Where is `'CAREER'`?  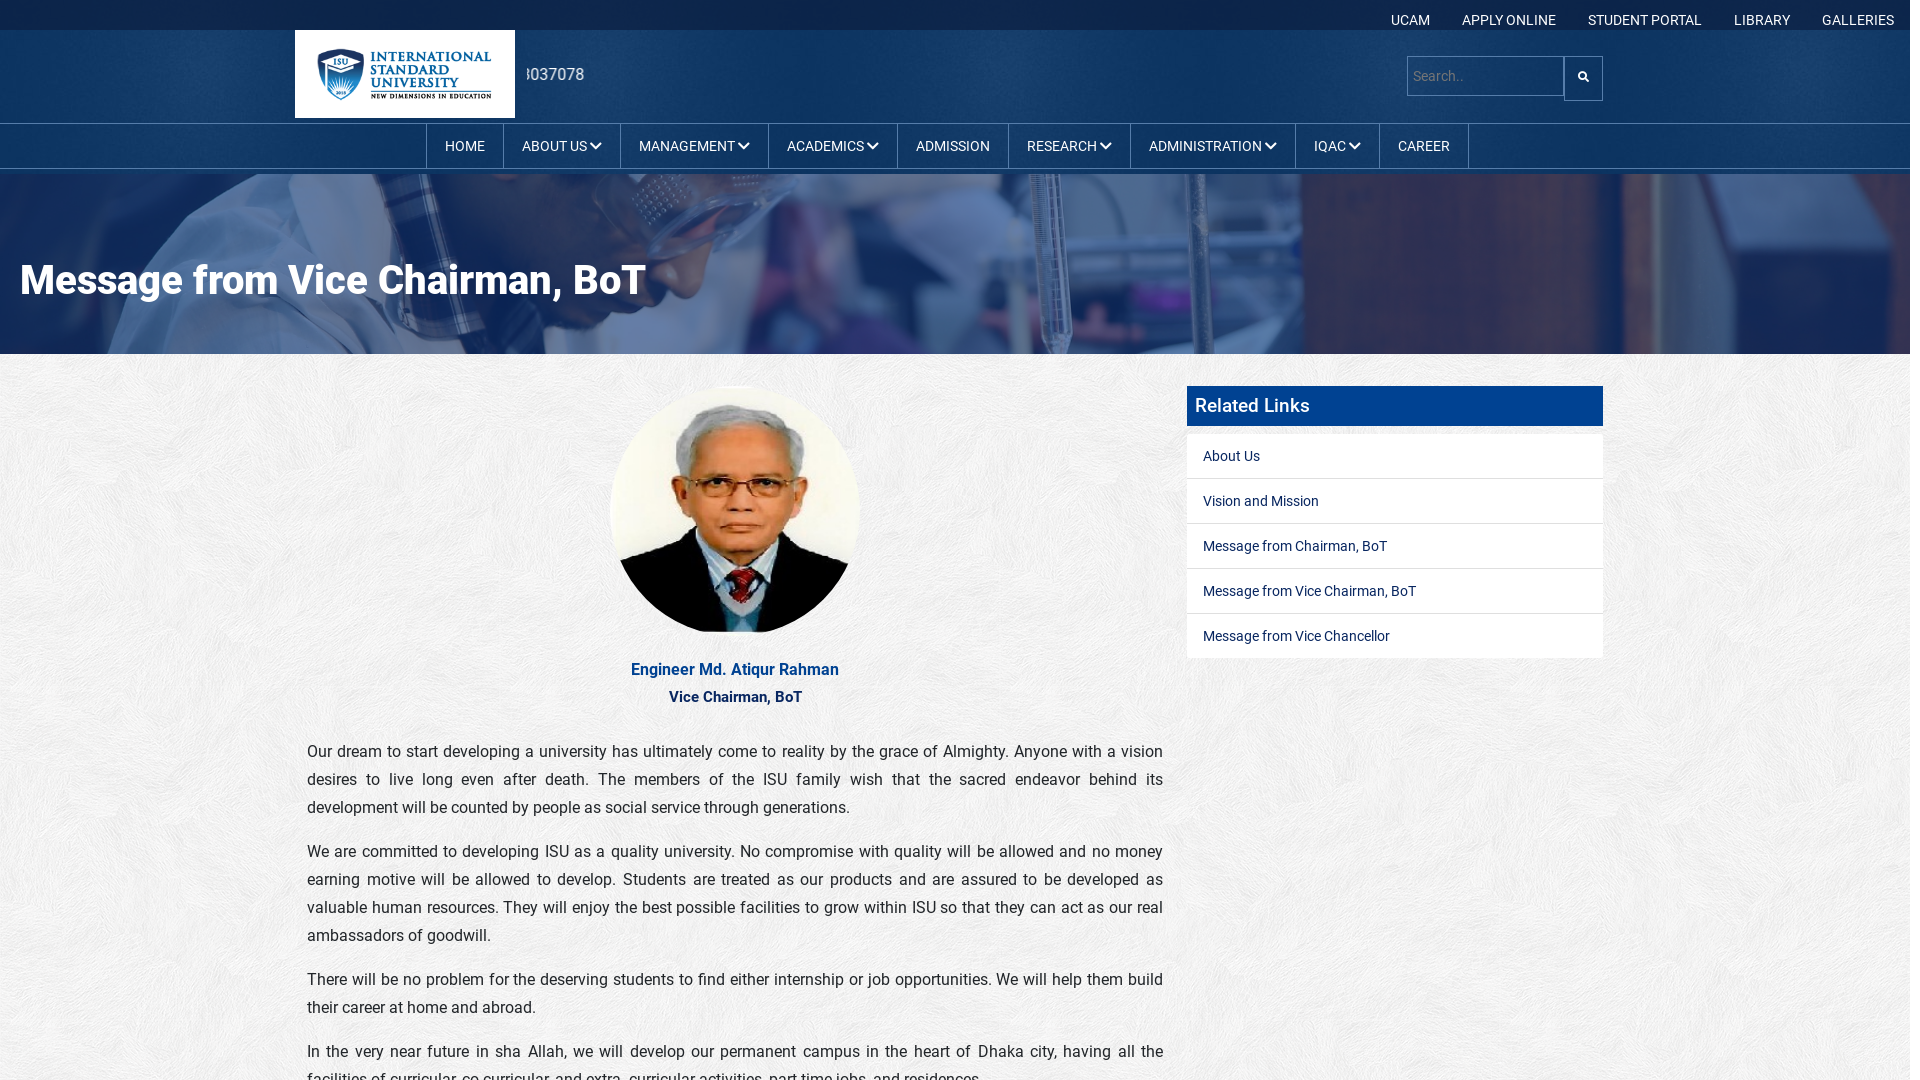
'CAREER' is located at coordinates (1423, 145).